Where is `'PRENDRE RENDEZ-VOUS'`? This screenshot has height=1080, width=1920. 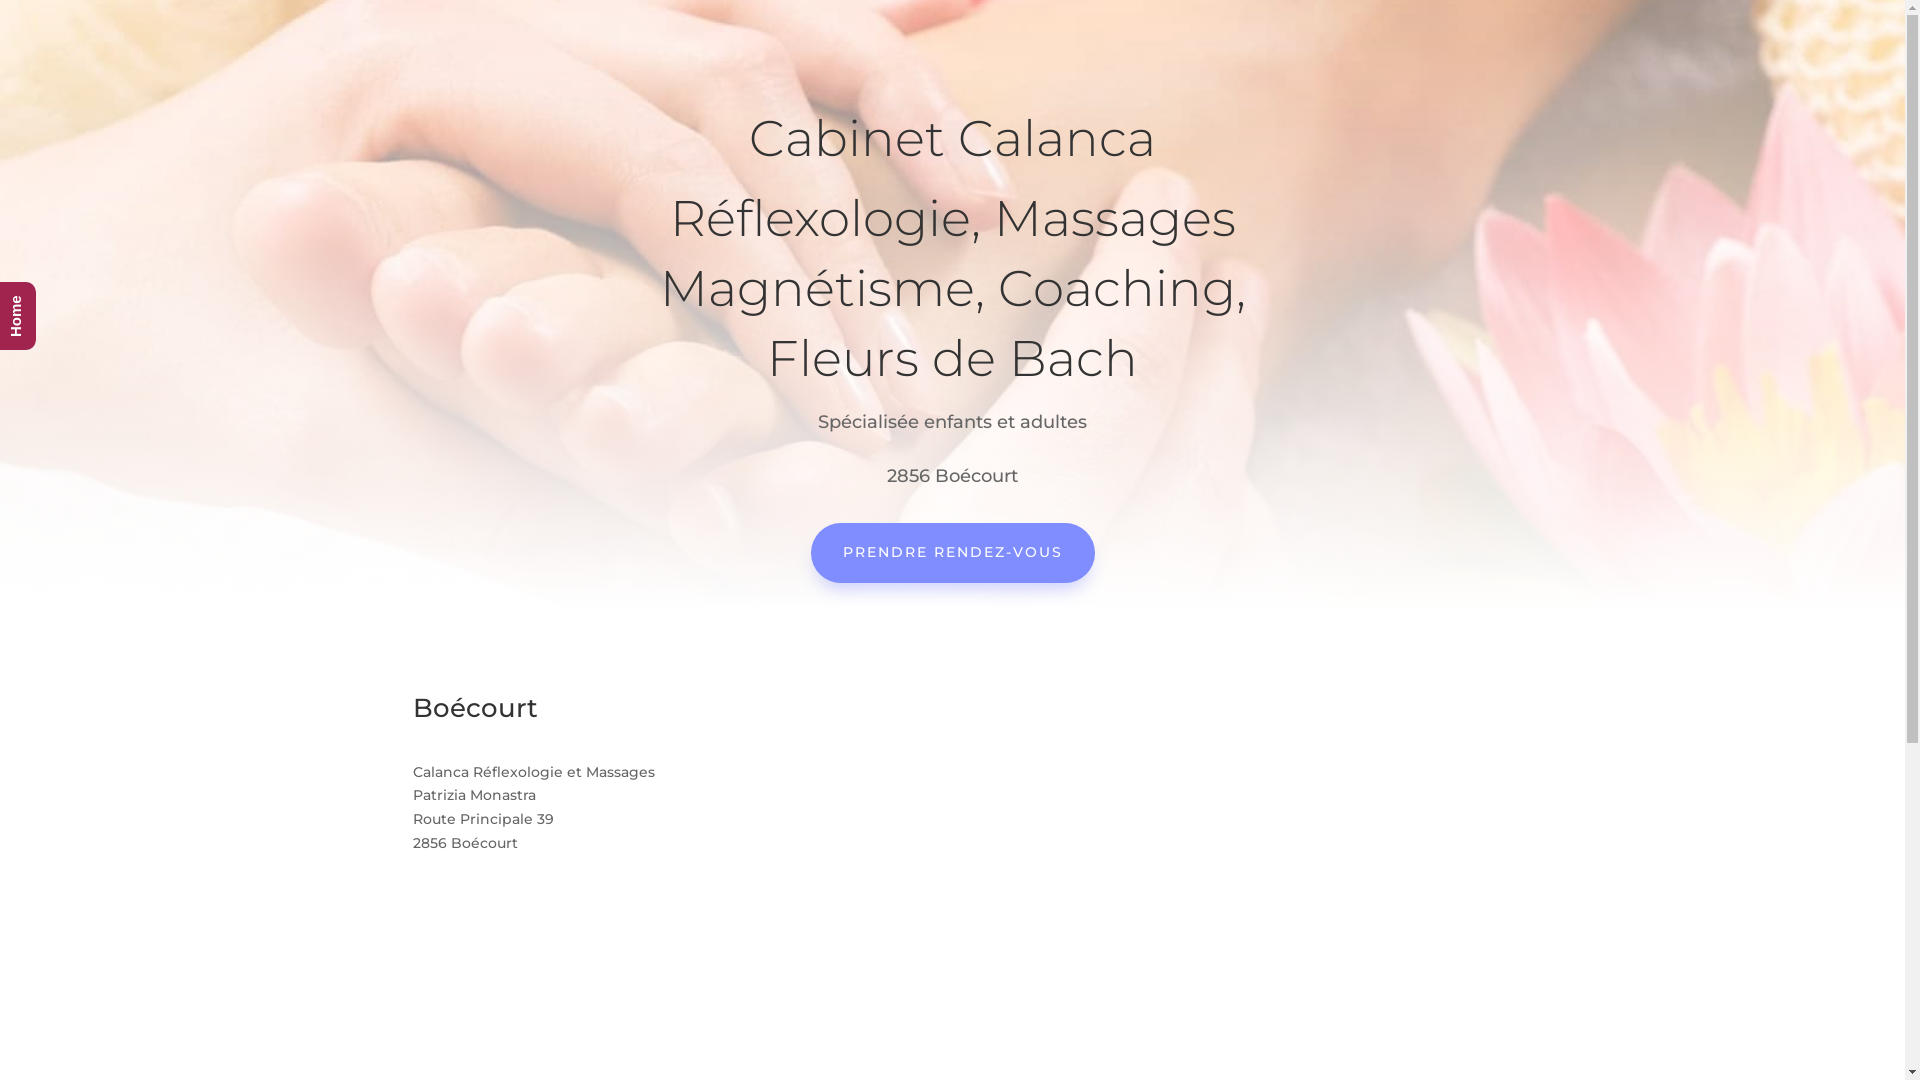
'PRENDRE RENDEZ-VOUS' is located at coordinates (950, 552).